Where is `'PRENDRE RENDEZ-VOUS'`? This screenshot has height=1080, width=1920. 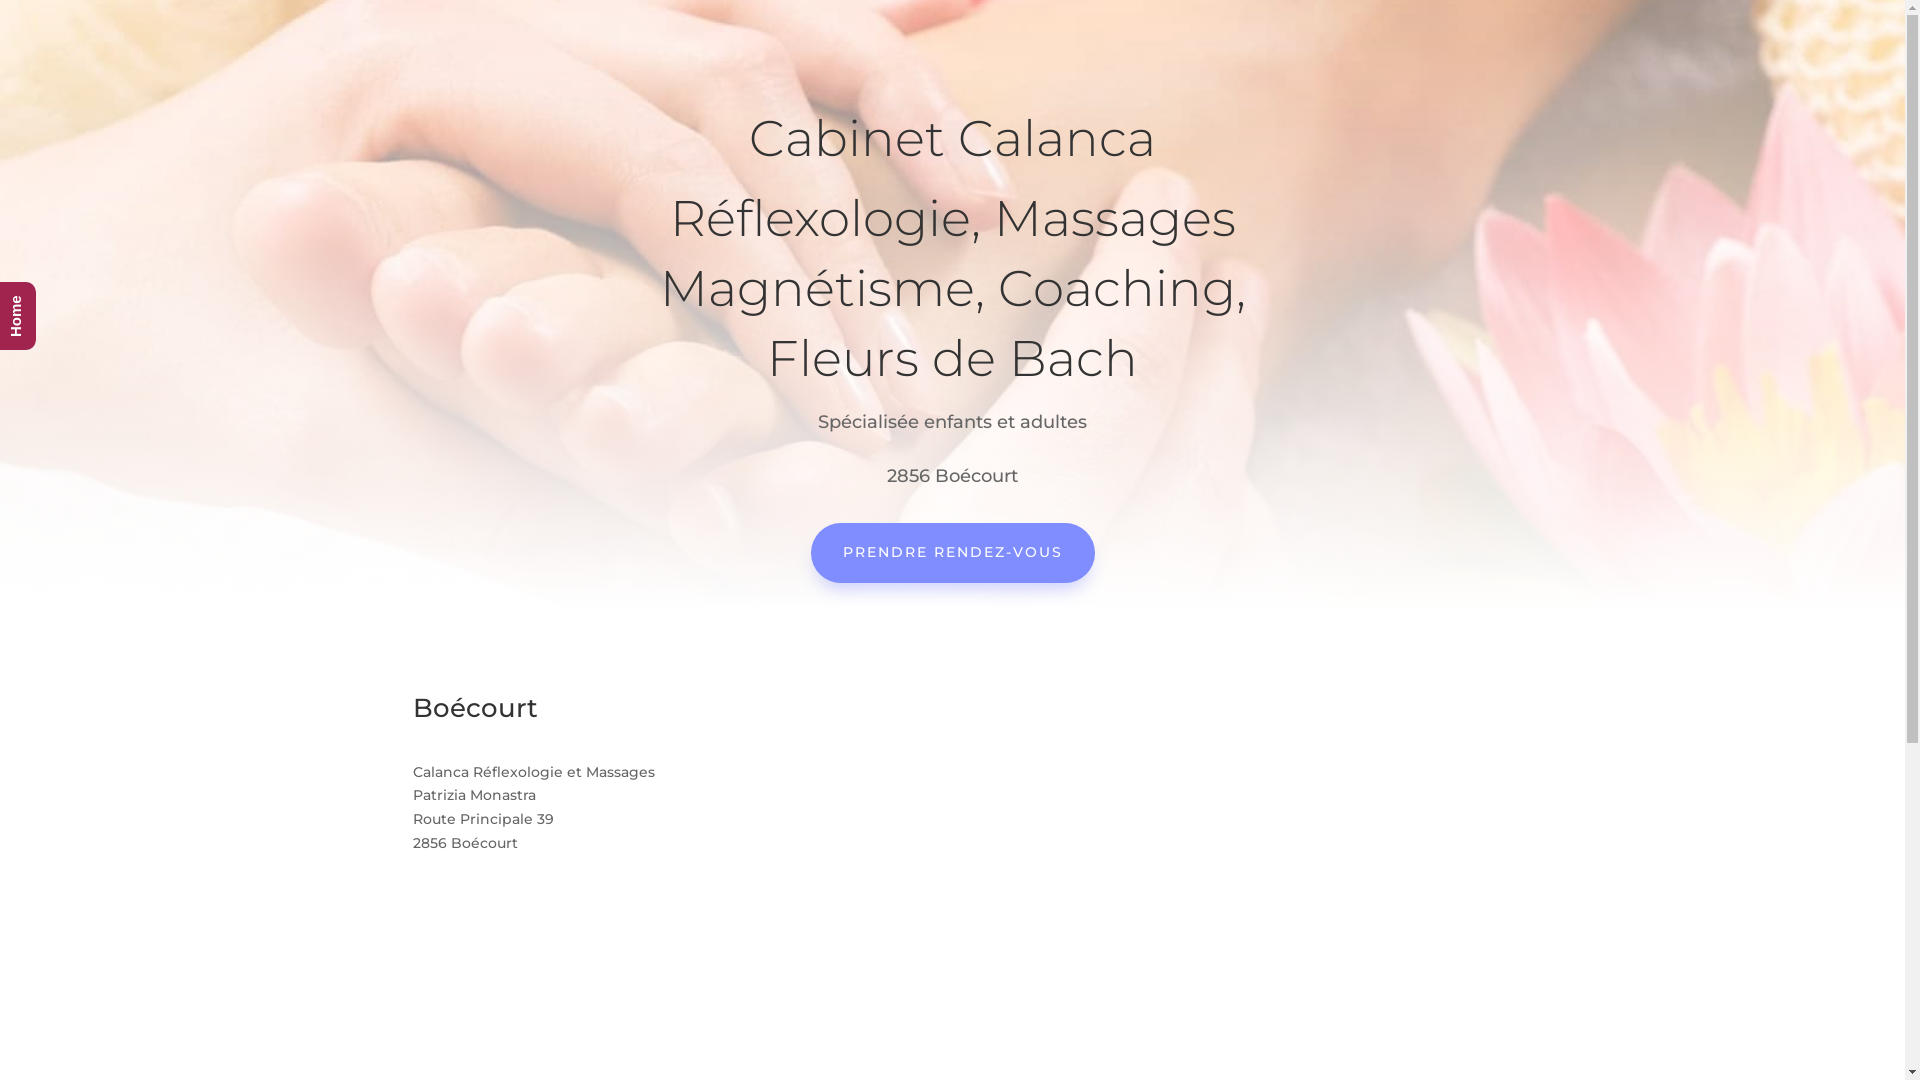
'PRENDRE RENDEZ-VOUS' is located at coordinates (950, 552).